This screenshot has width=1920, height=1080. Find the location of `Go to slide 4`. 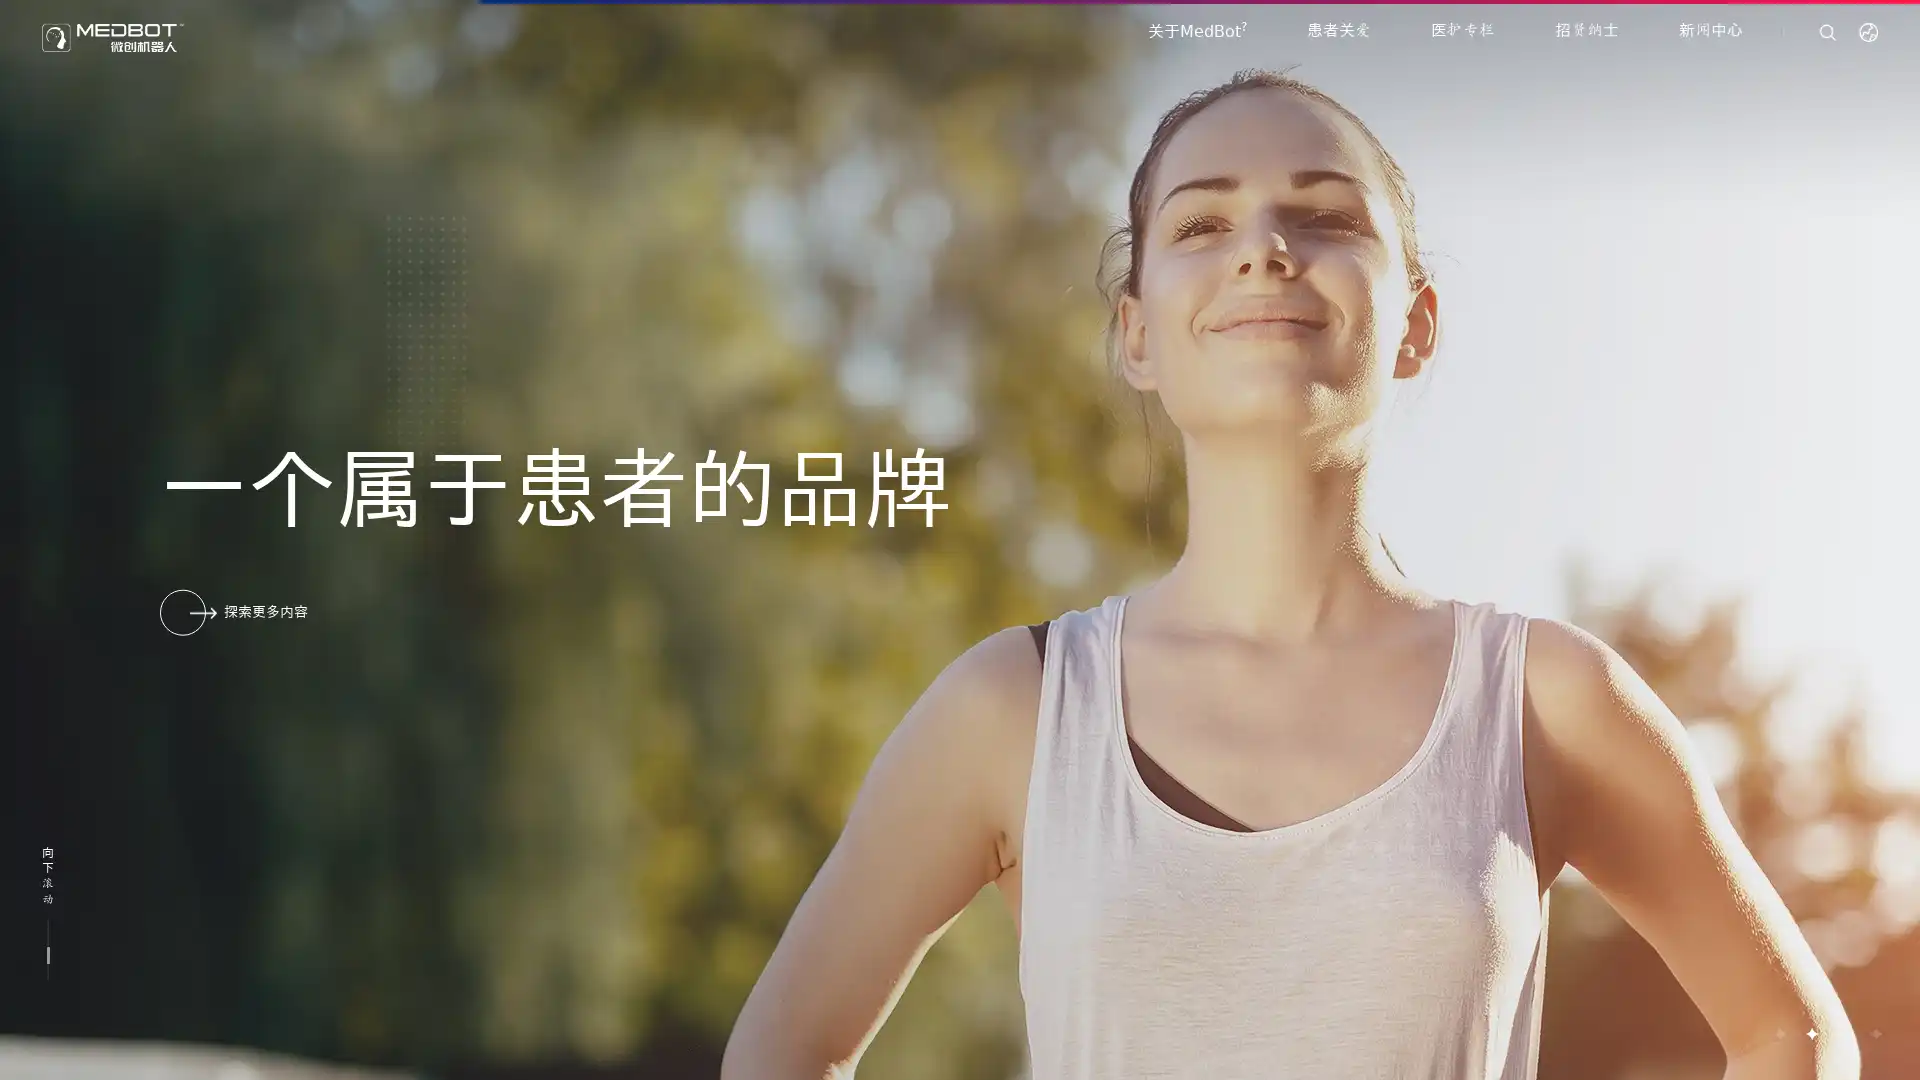

Go to slide 4 is located at coordinates (1874, 1033).